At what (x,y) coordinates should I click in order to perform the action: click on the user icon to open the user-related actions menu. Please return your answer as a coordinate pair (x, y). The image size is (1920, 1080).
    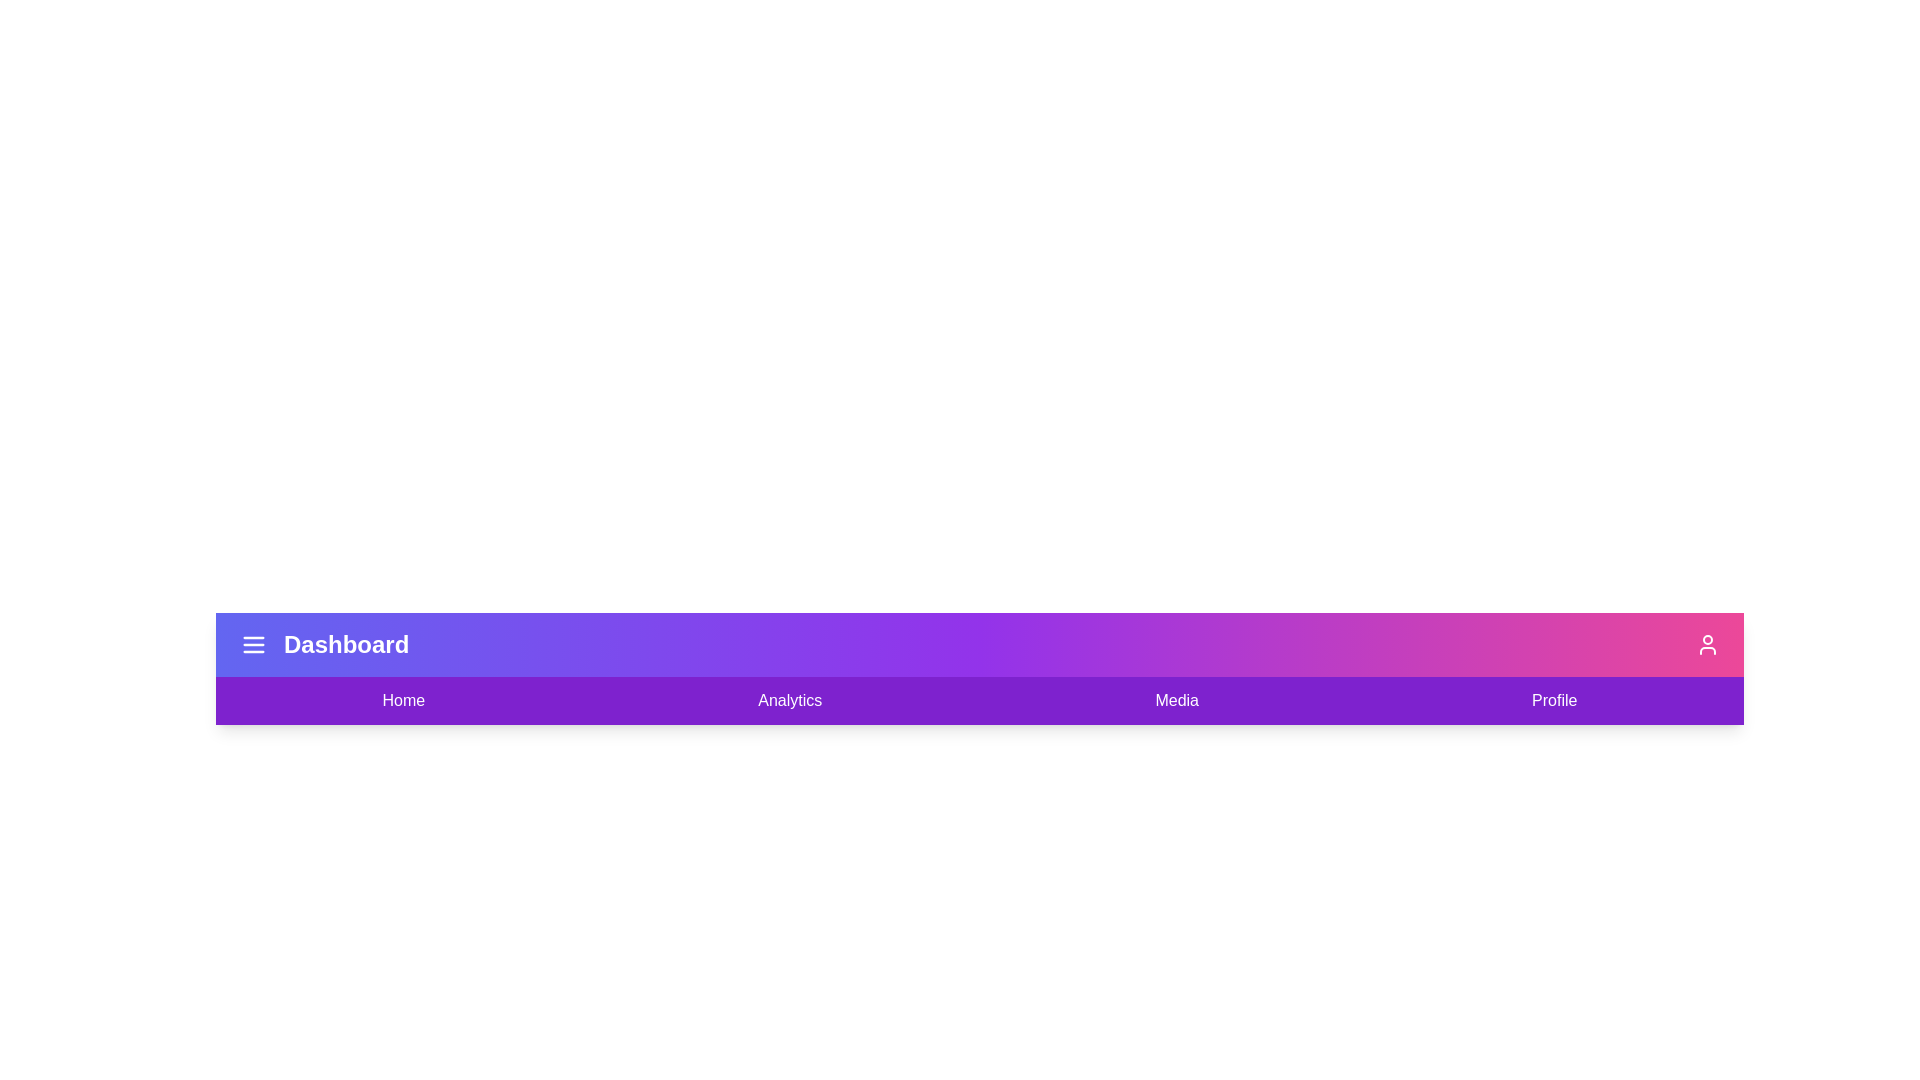
    Looking at the image, I should click on (1707, 644).